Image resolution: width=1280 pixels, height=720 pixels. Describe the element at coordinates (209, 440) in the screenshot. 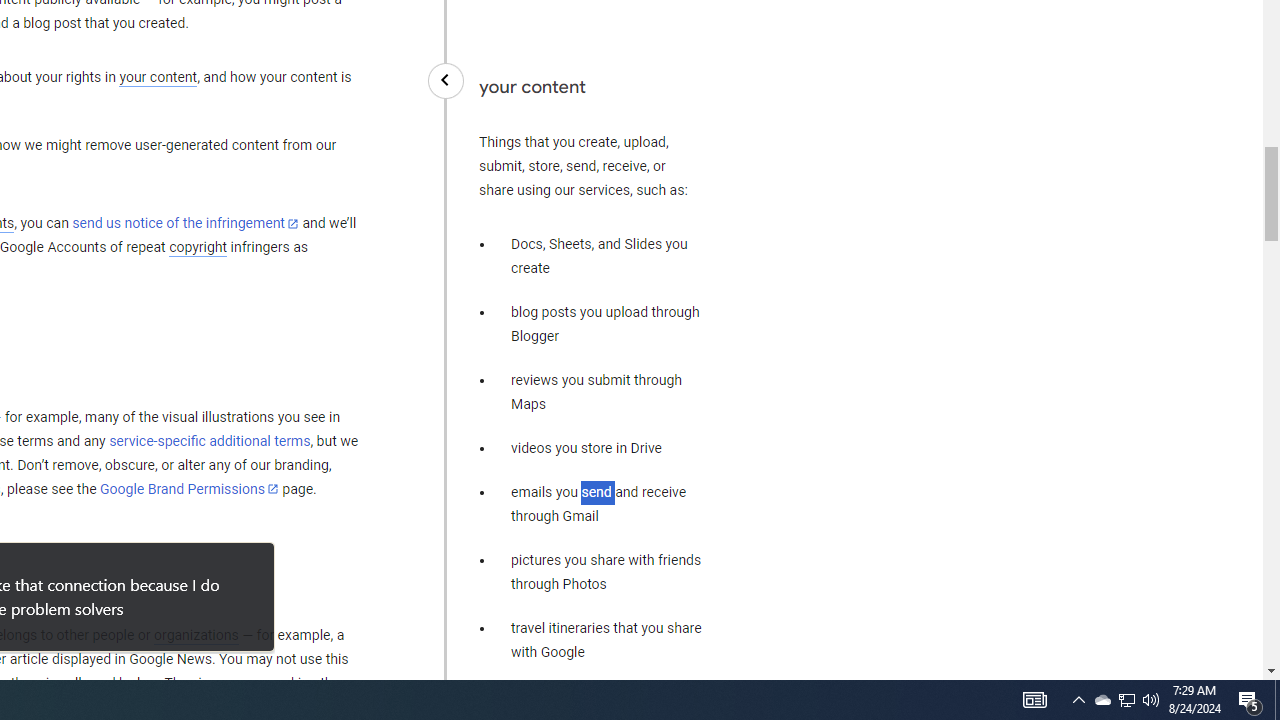

I see `'service-specific additional terms'` at that location.